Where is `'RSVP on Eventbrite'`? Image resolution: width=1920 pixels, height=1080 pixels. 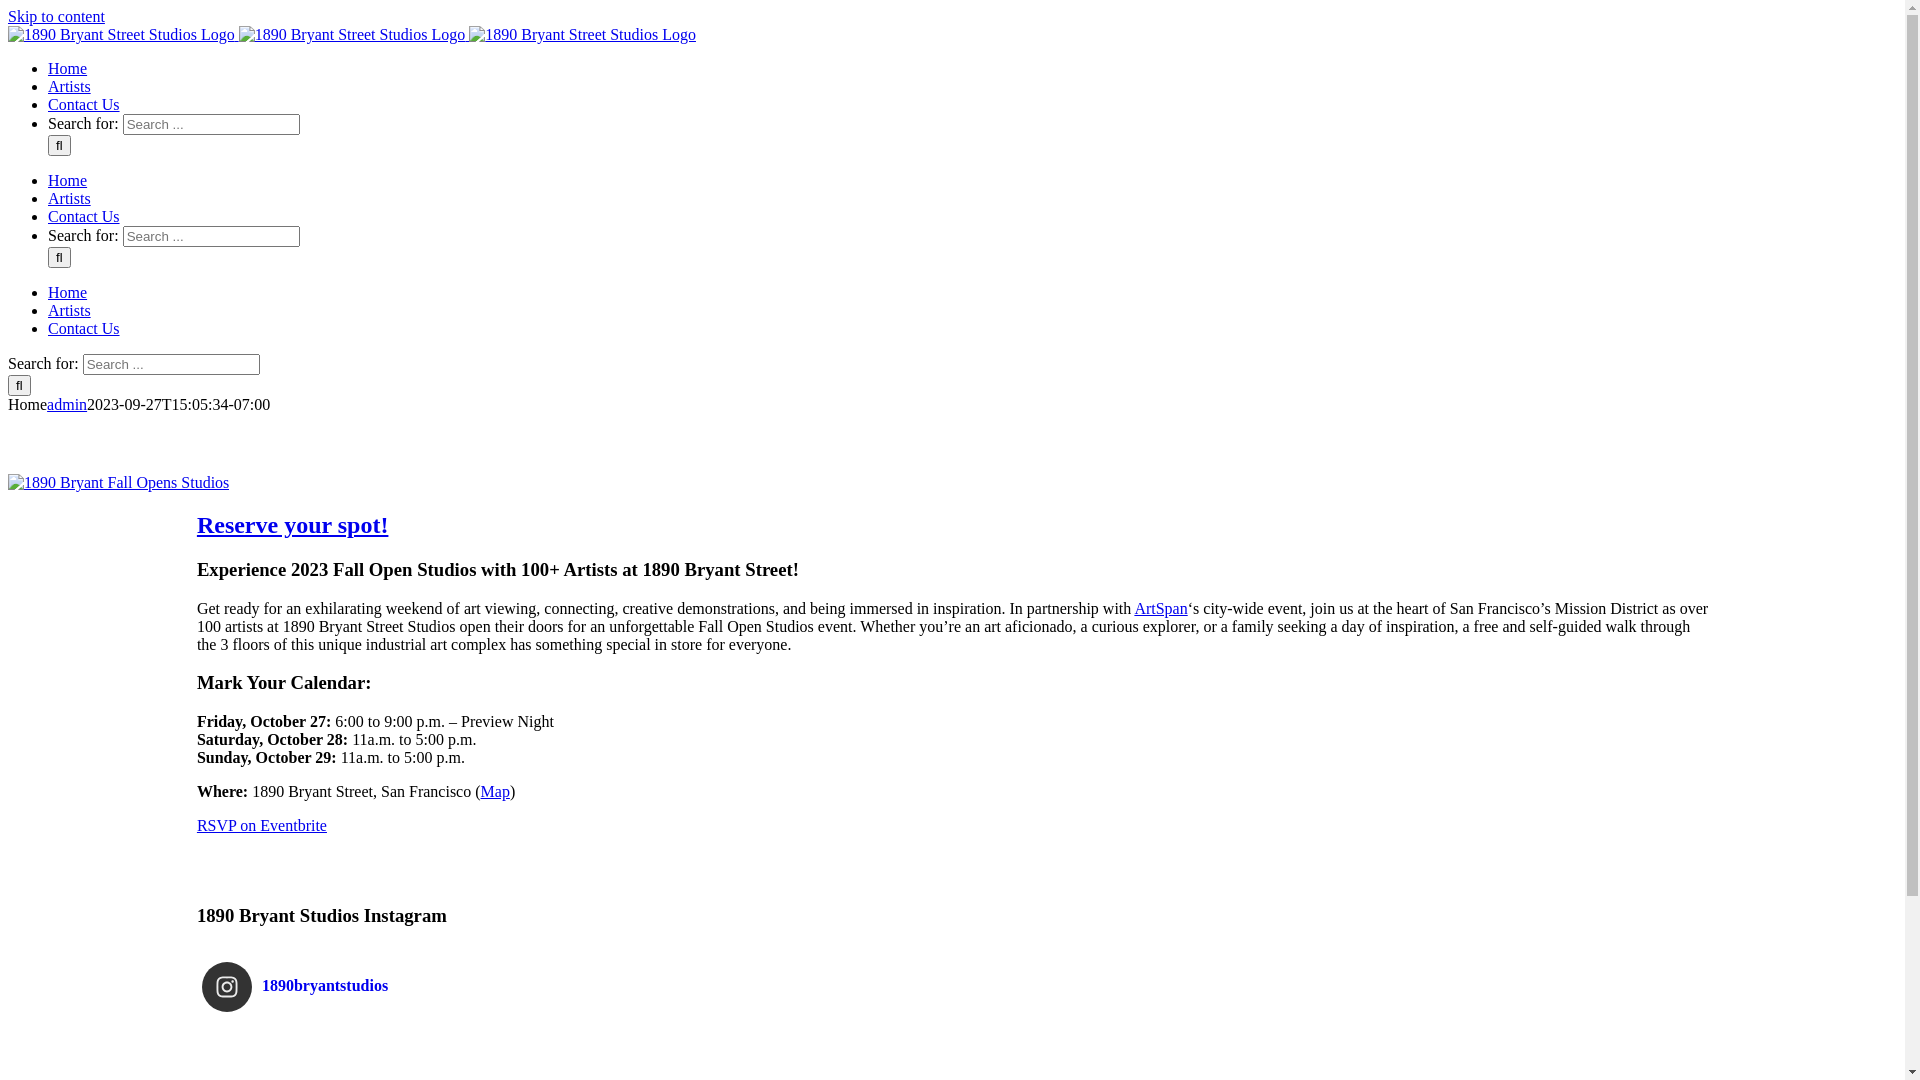 'RSVP on Eventbrite' is located at coordinates (196, 825).